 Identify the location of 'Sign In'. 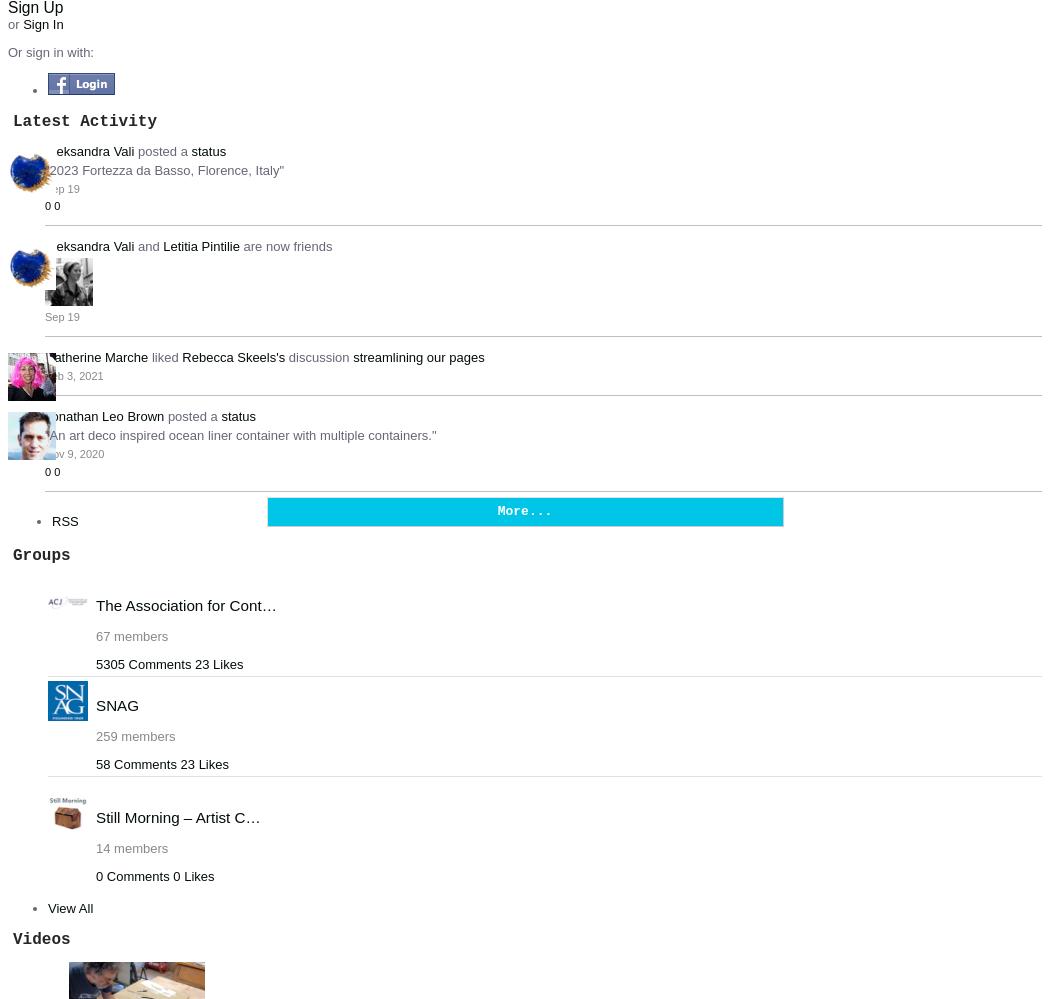
(42, 23).